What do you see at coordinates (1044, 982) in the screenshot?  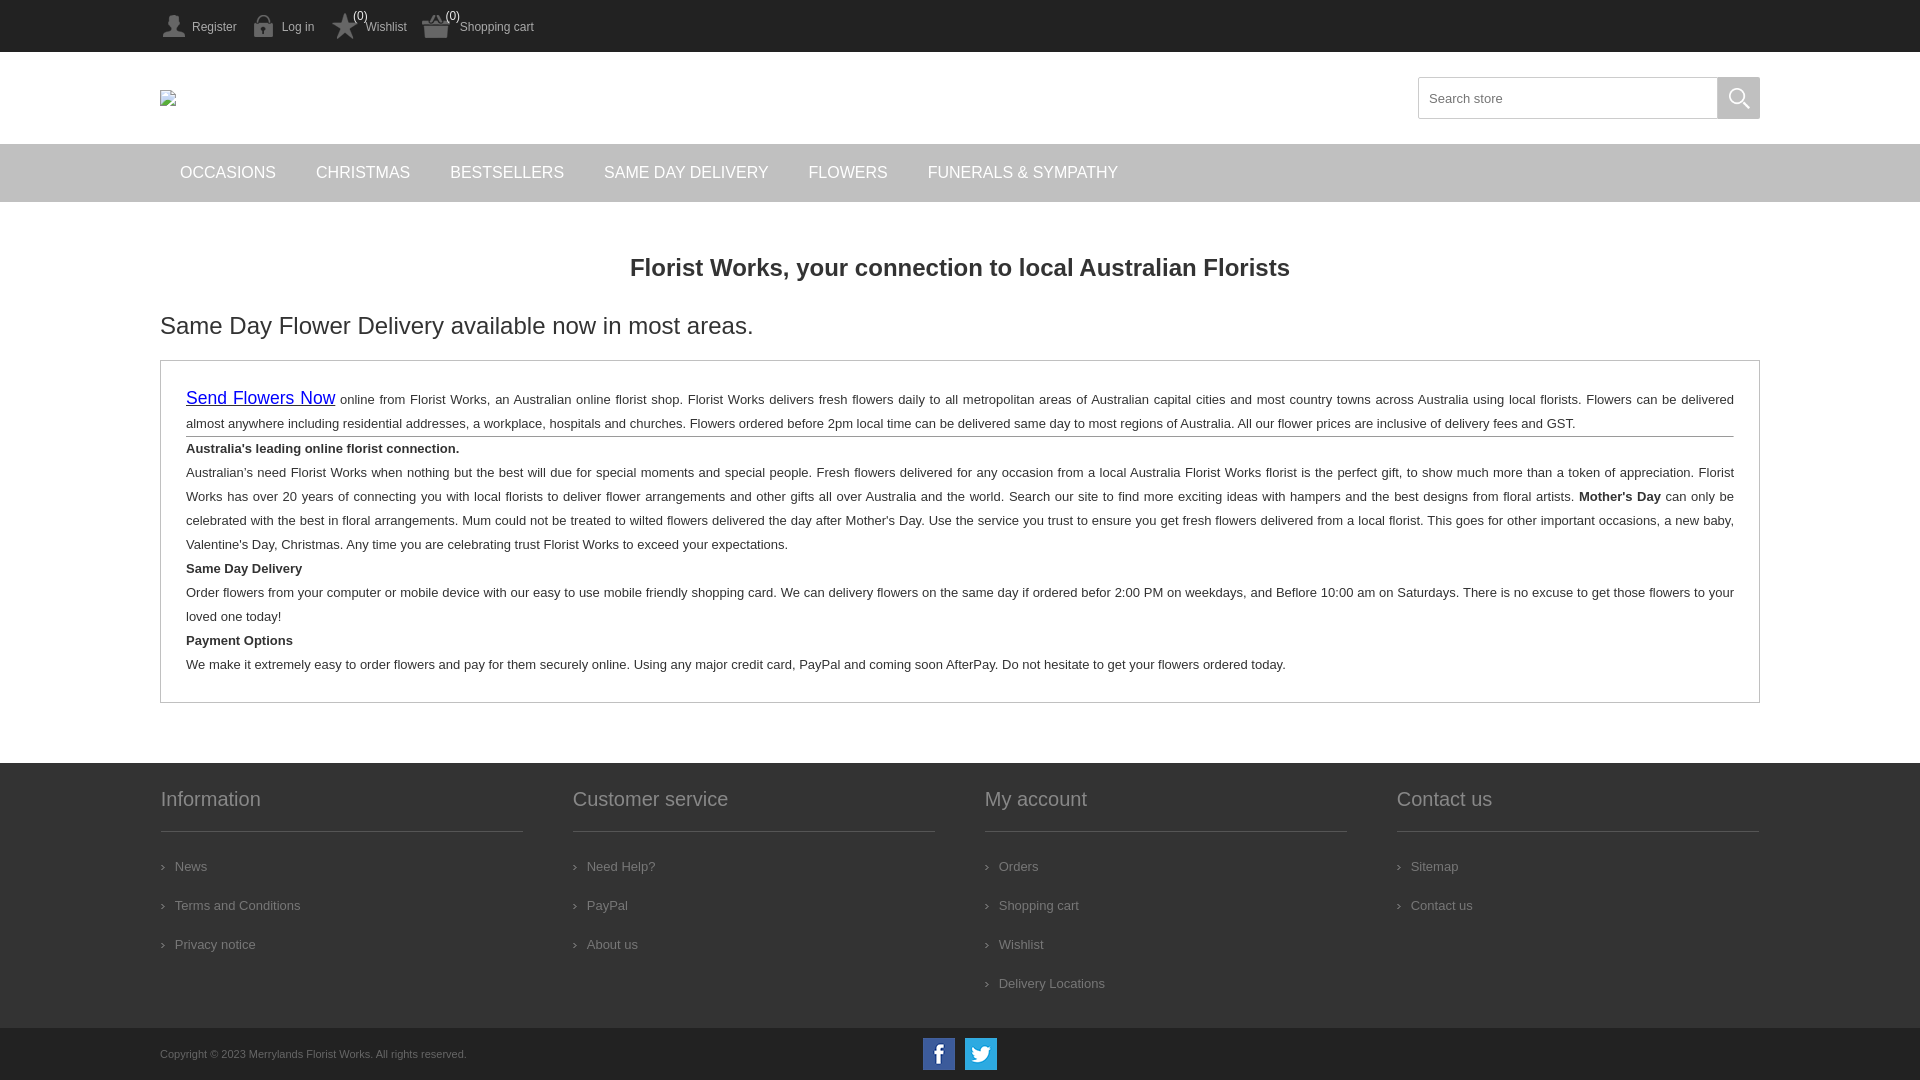 I see `'Delivery Locations'` at bounding box center [1044, 982].